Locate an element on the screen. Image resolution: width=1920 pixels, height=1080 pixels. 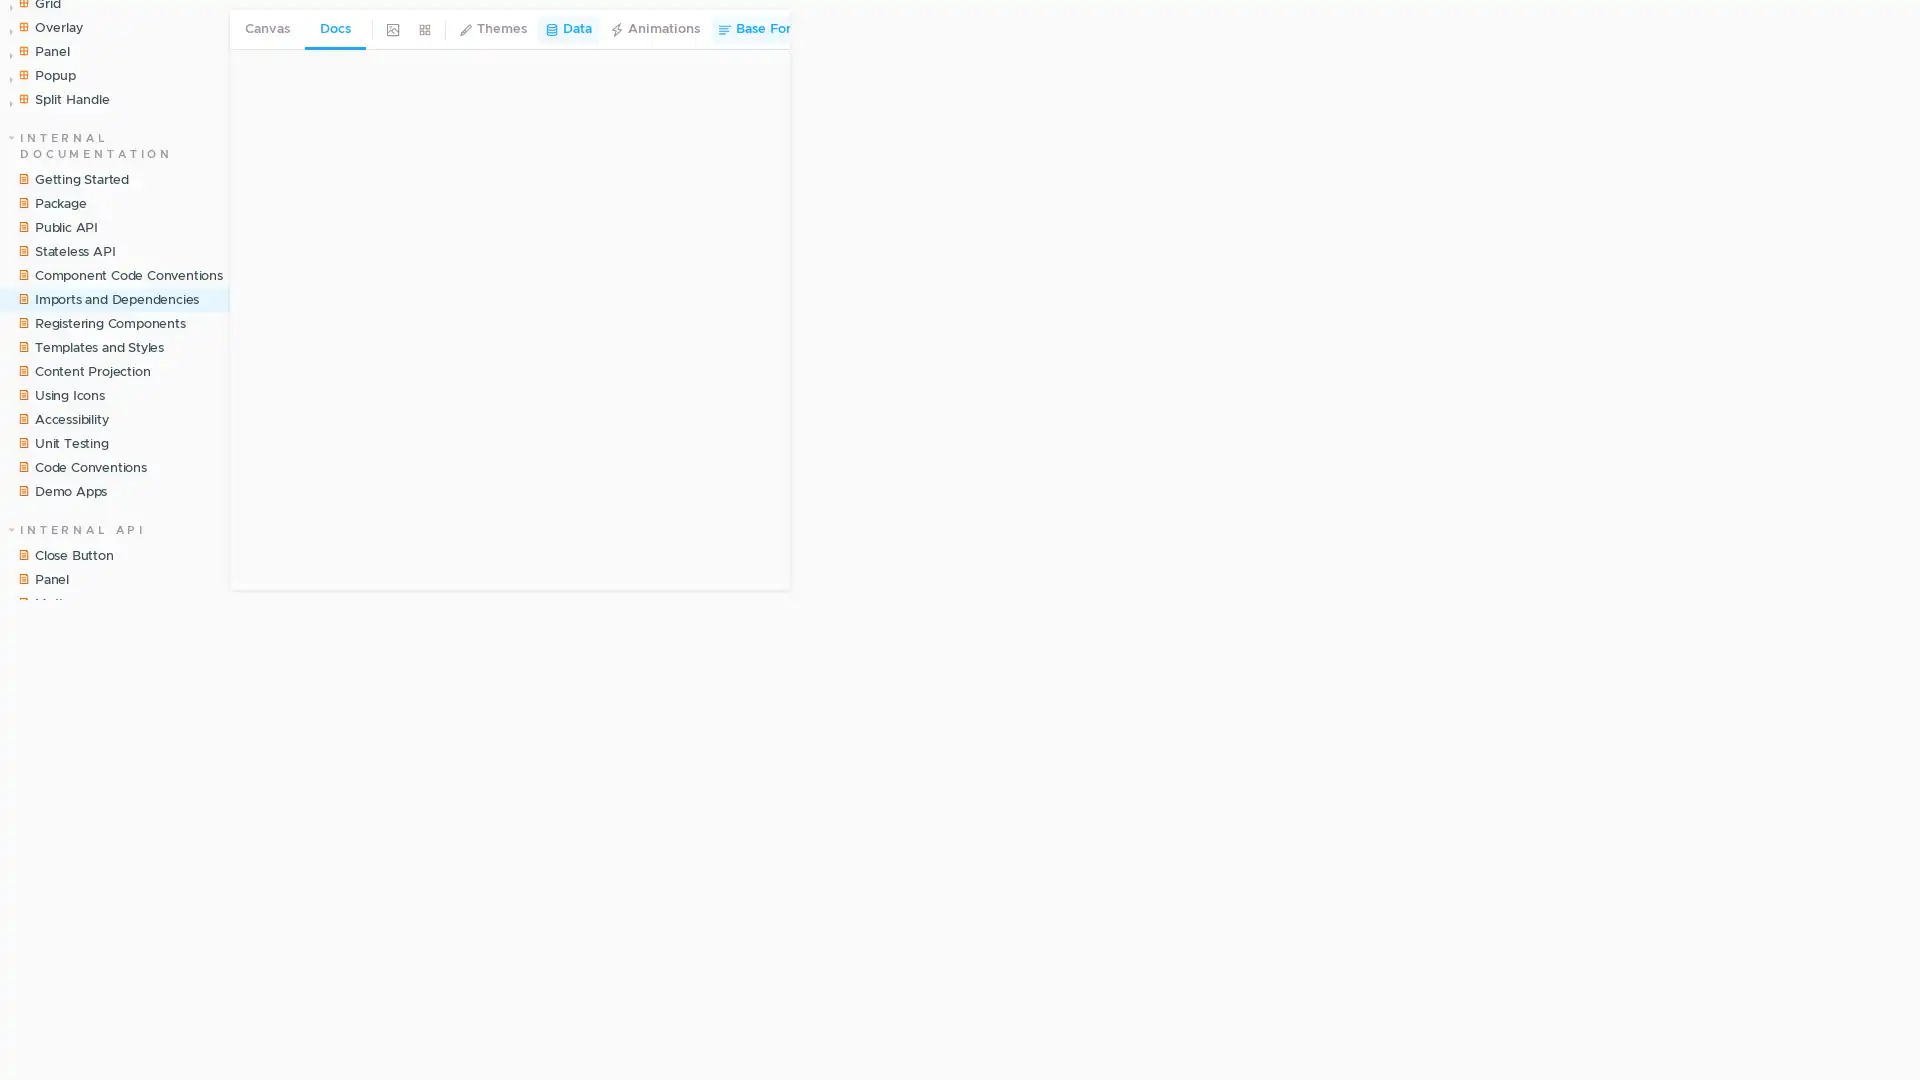
INTERNAL CONTROLLERS is located at coordinates (104, 843).